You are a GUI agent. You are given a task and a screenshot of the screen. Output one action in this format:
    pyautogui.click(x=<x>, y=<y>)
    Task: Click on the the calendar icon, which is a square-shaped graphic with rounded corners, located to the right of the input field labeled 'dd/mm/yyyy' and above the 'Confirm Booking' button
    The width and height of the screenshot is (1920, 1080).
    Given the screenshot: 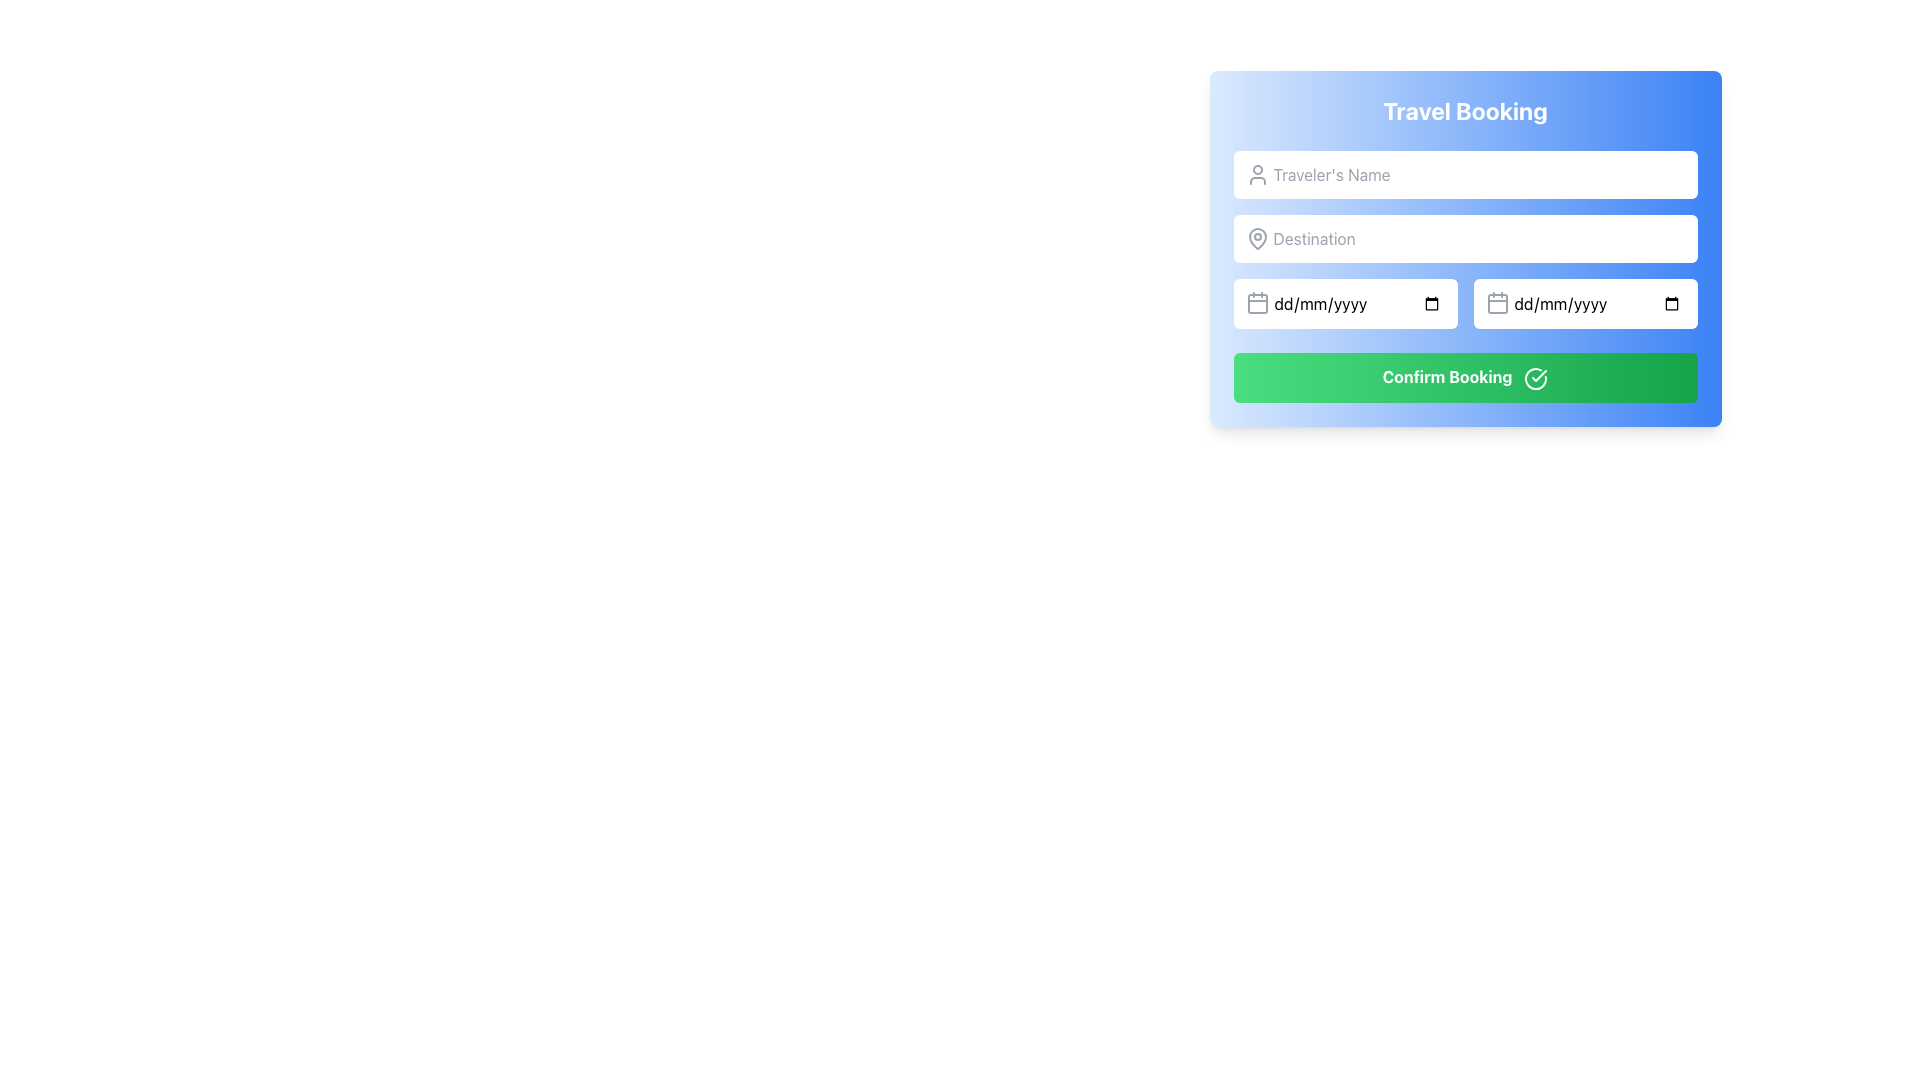 What is the action you would take?
    pyautogui.click(x=1497, y=304)
    